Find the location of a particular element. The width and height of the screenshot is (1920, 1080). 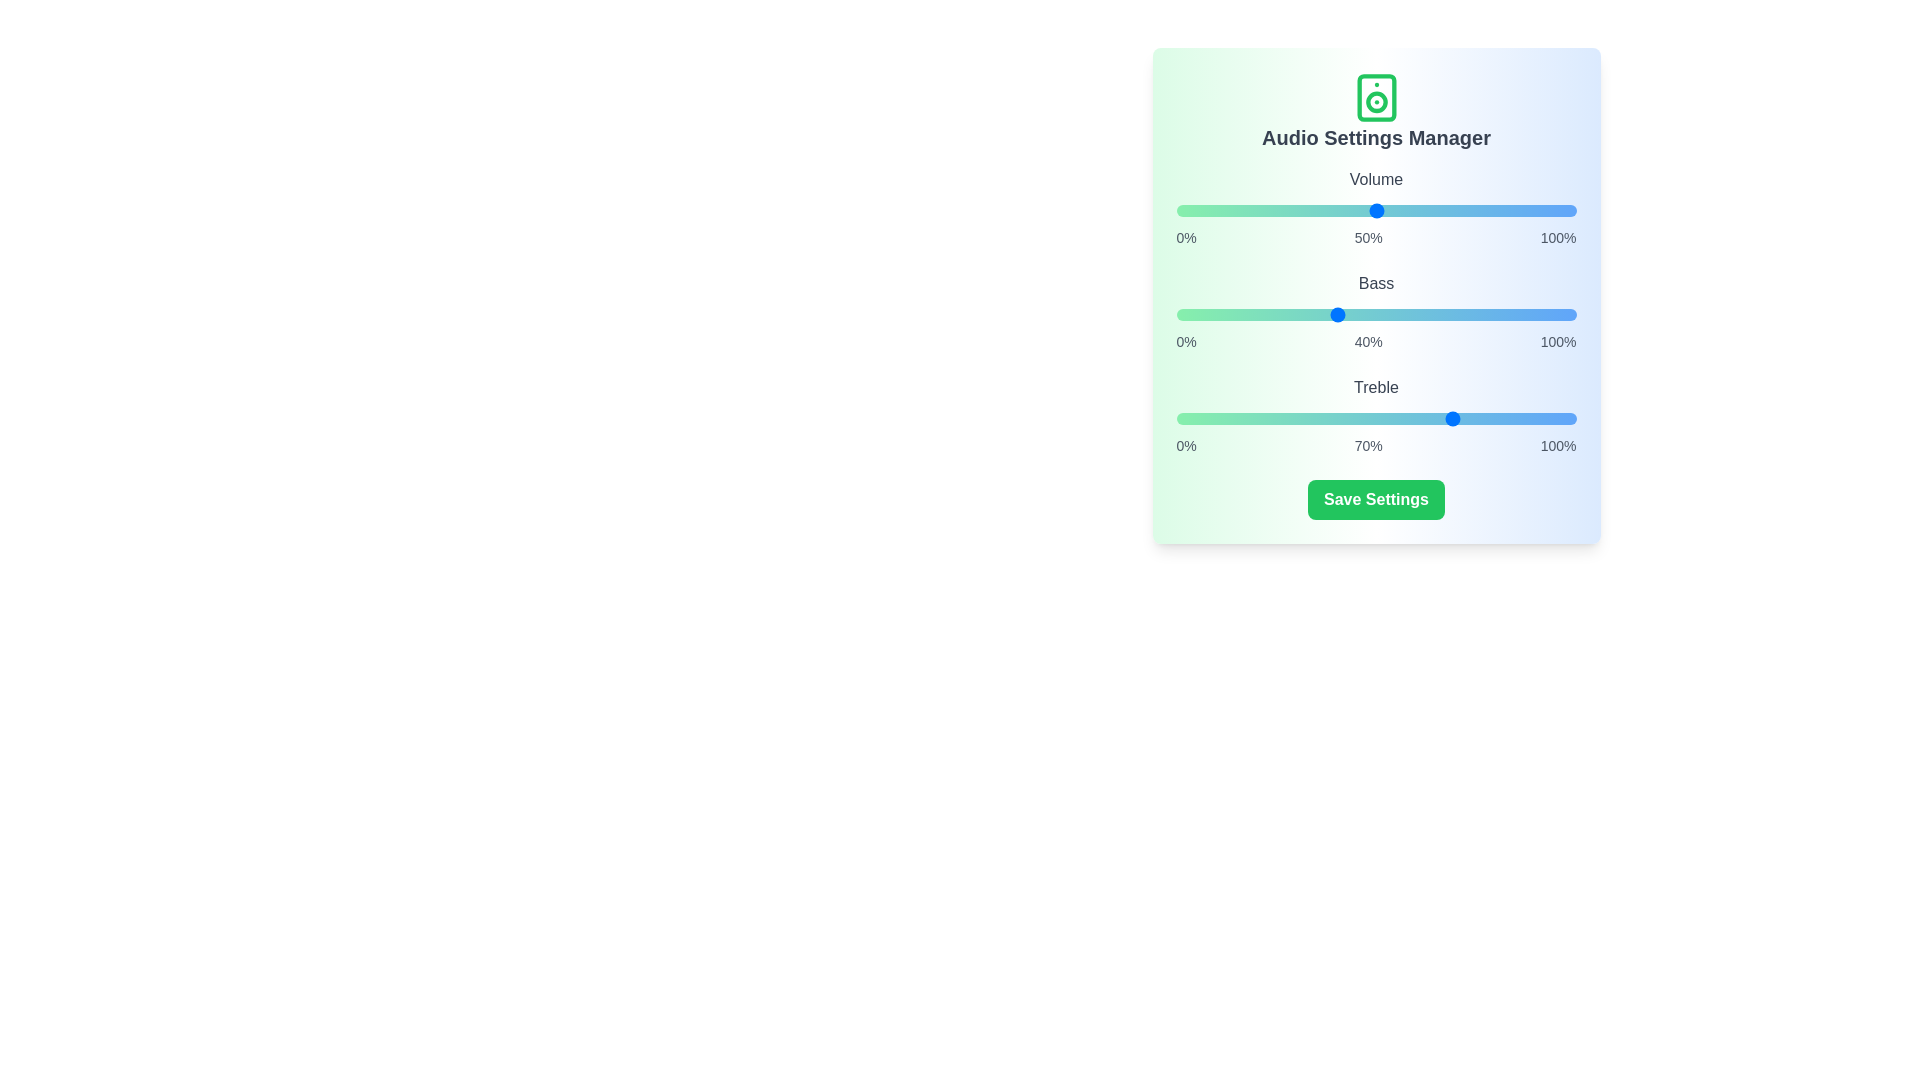

the volume slider to 35% is located at coordinates (1316, 211).